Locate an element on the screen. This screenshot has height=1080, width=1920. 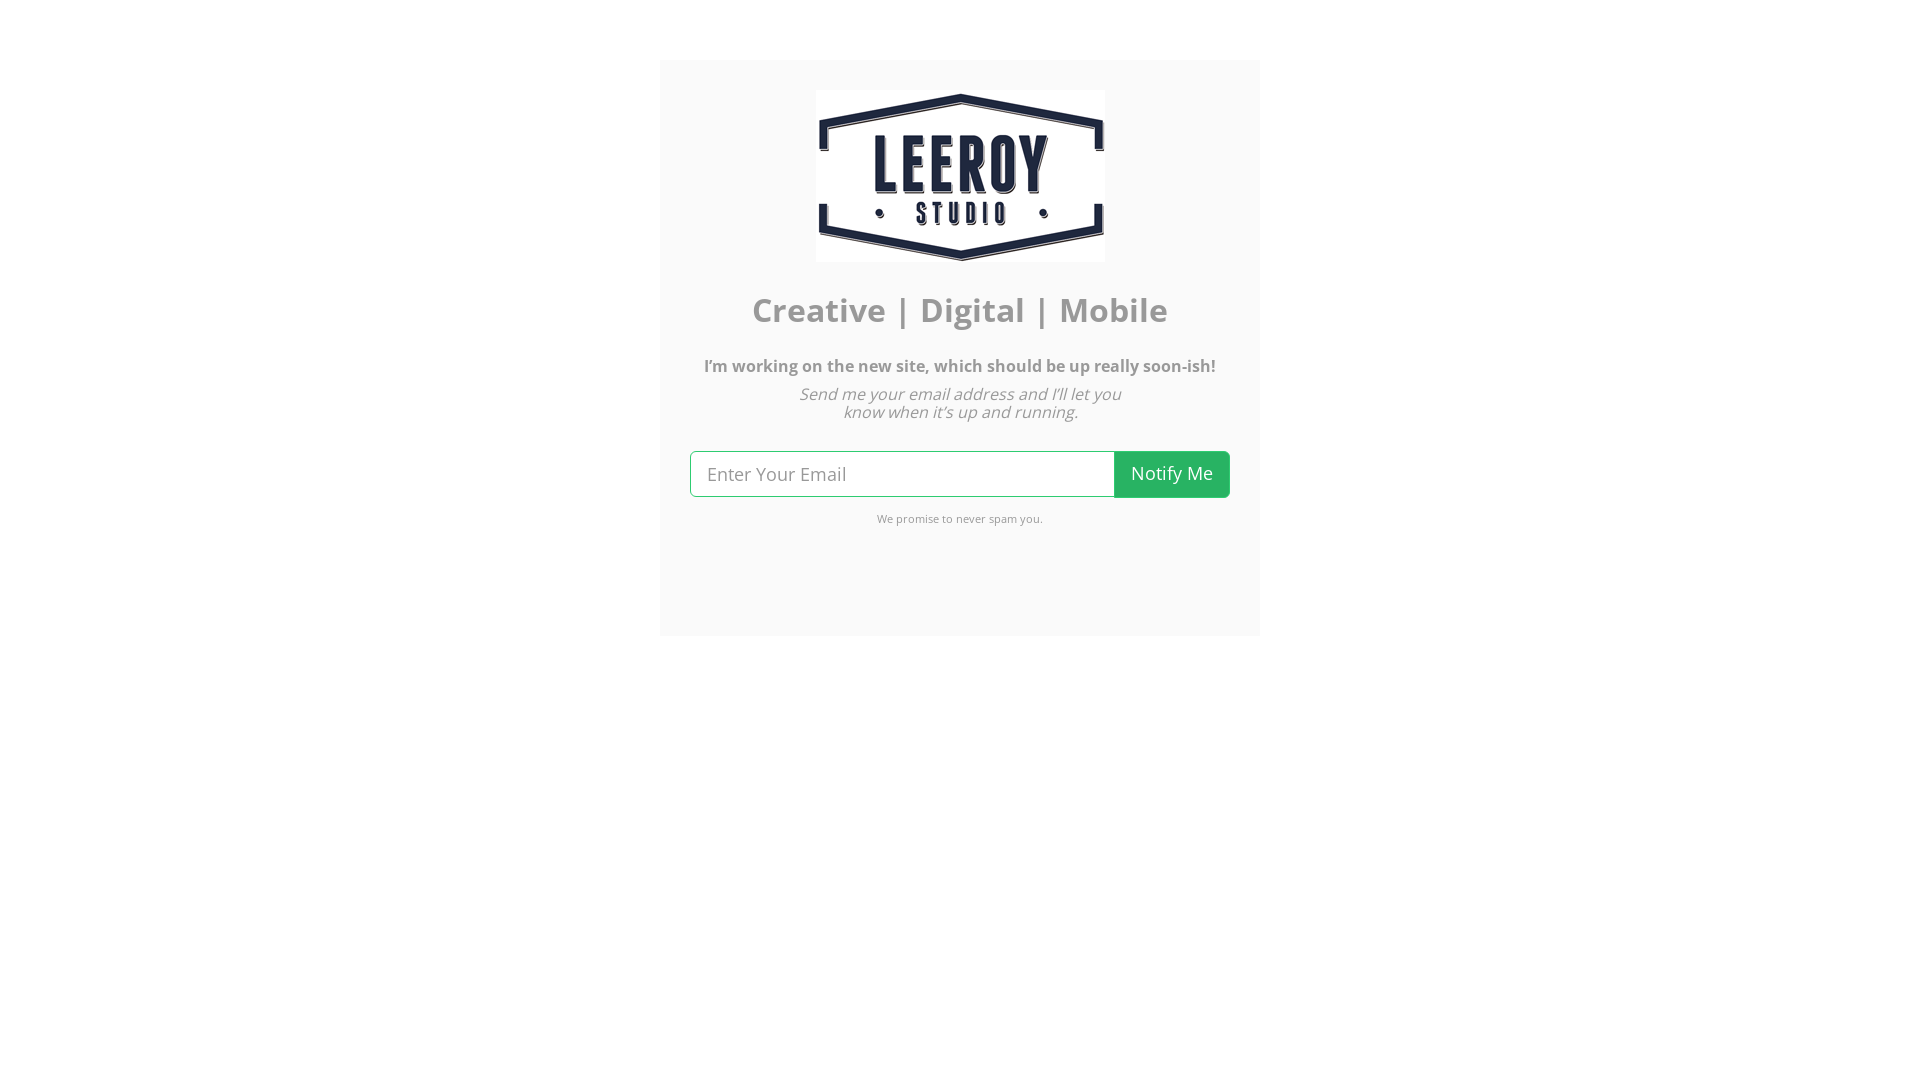
'Notify Me' is located at coordinates (1171, 474).